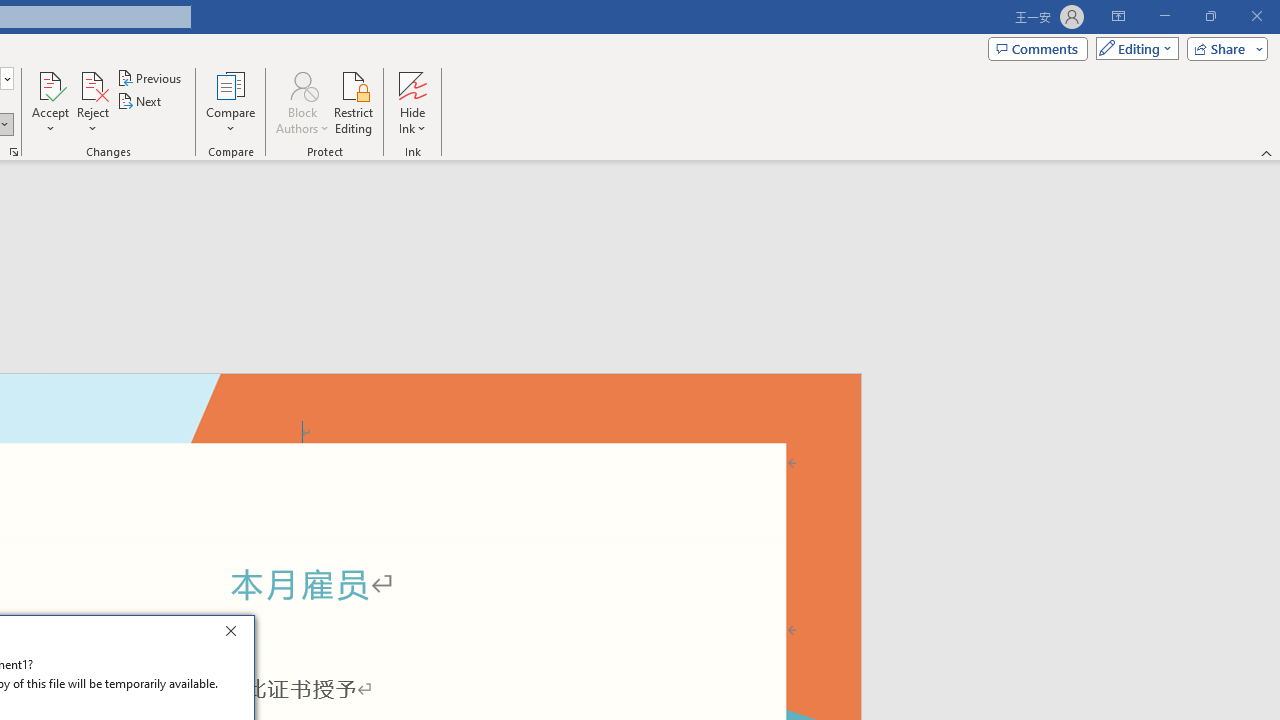  What do you see at coordinates (353, 103) in the screenshot?
I see `'Restrict Editing'` at bounding box center [353, 103].